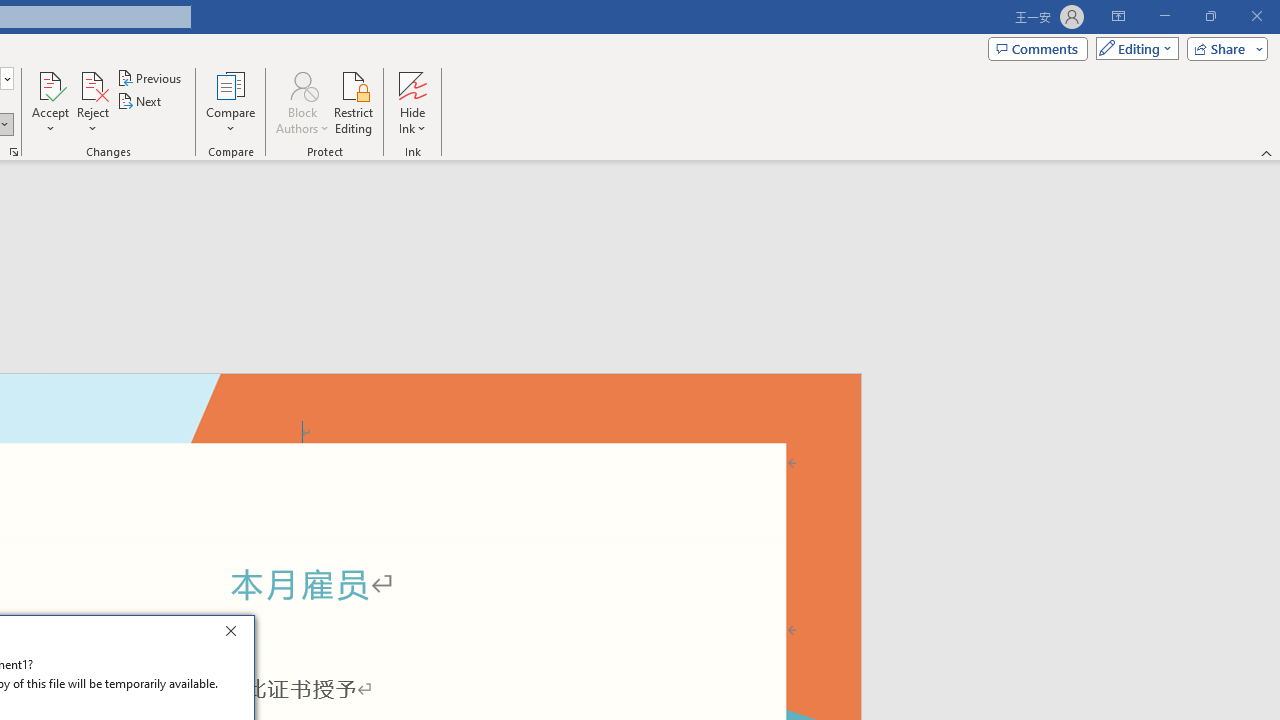  What do you see at coordinates (353, 103) in the screenshot?
I see `'Restrict Editing'` at bounding box center [353, 103].